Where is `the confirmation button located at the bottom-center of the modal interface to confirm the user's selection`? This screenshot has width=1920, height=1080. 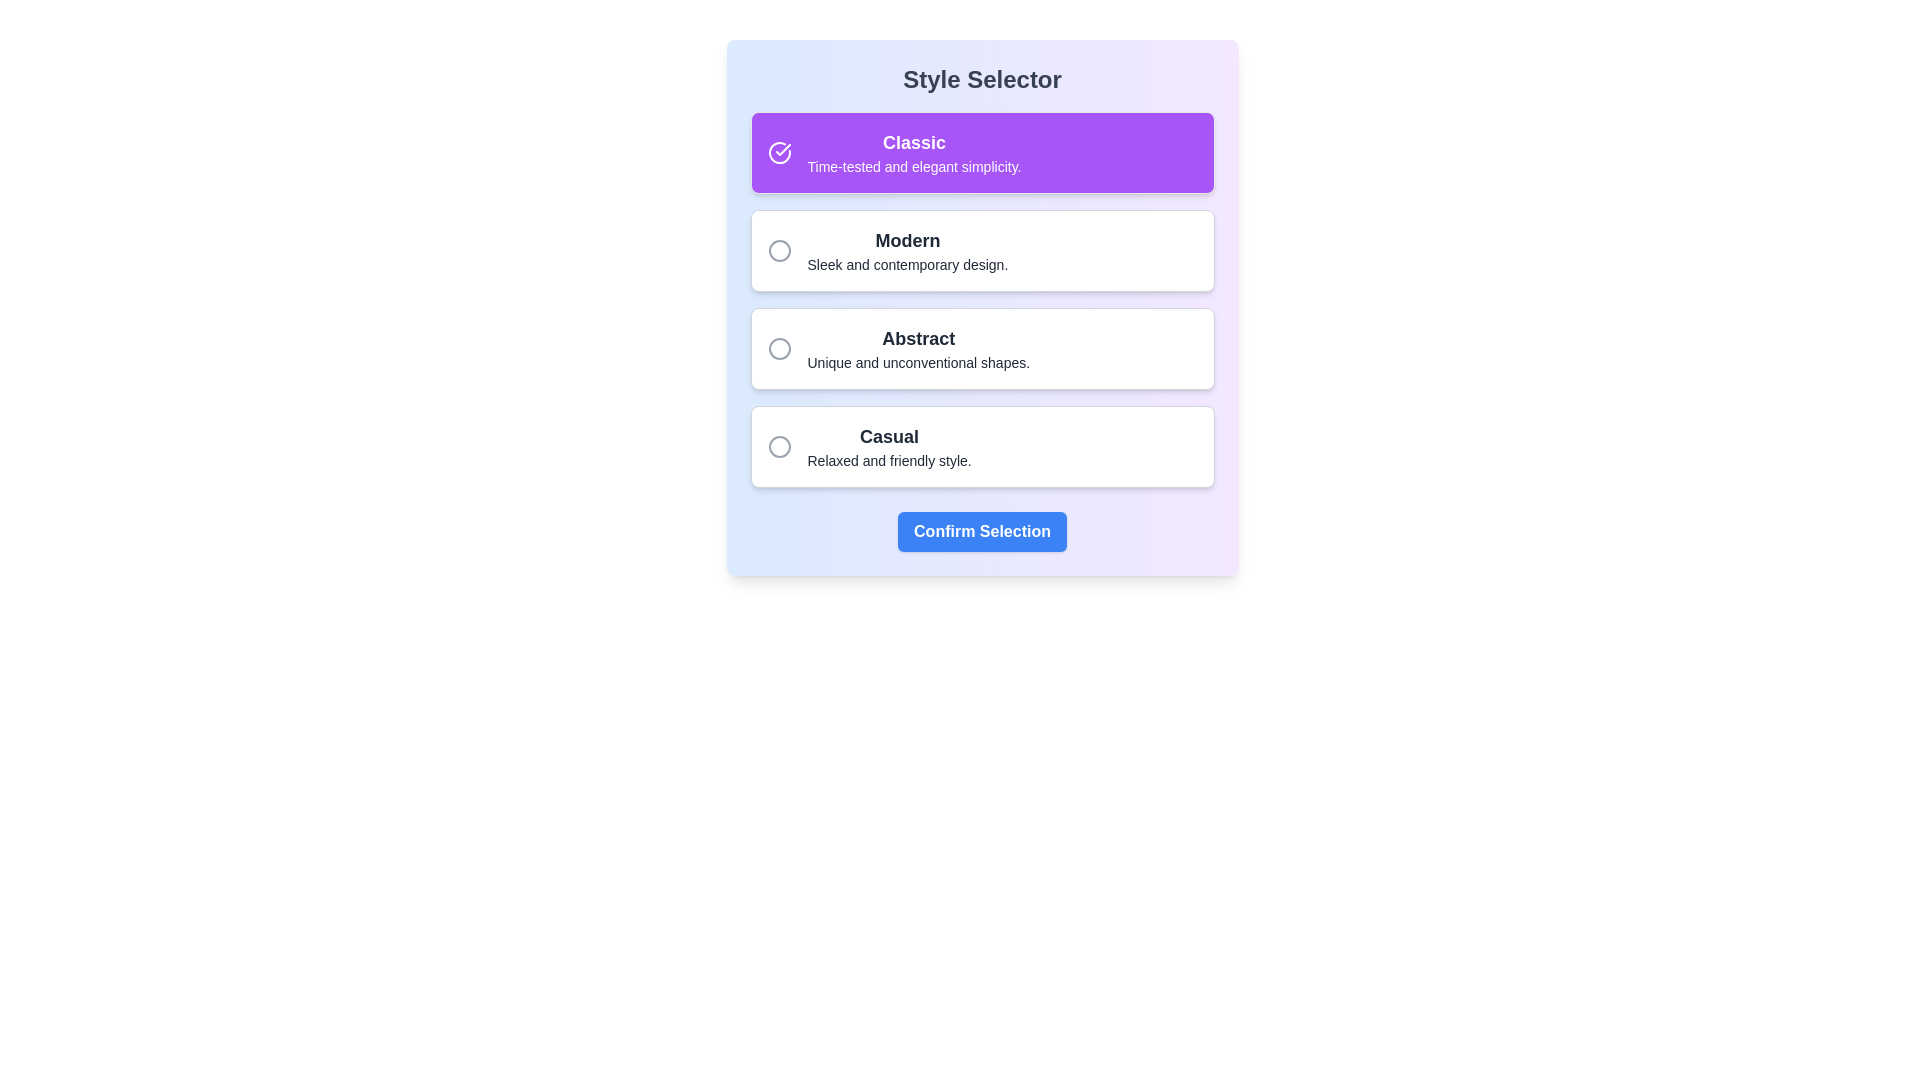 the confirmation button located at the bottom-center of the modal interface to confirm the user's selection is located at coordinates (982, 531).